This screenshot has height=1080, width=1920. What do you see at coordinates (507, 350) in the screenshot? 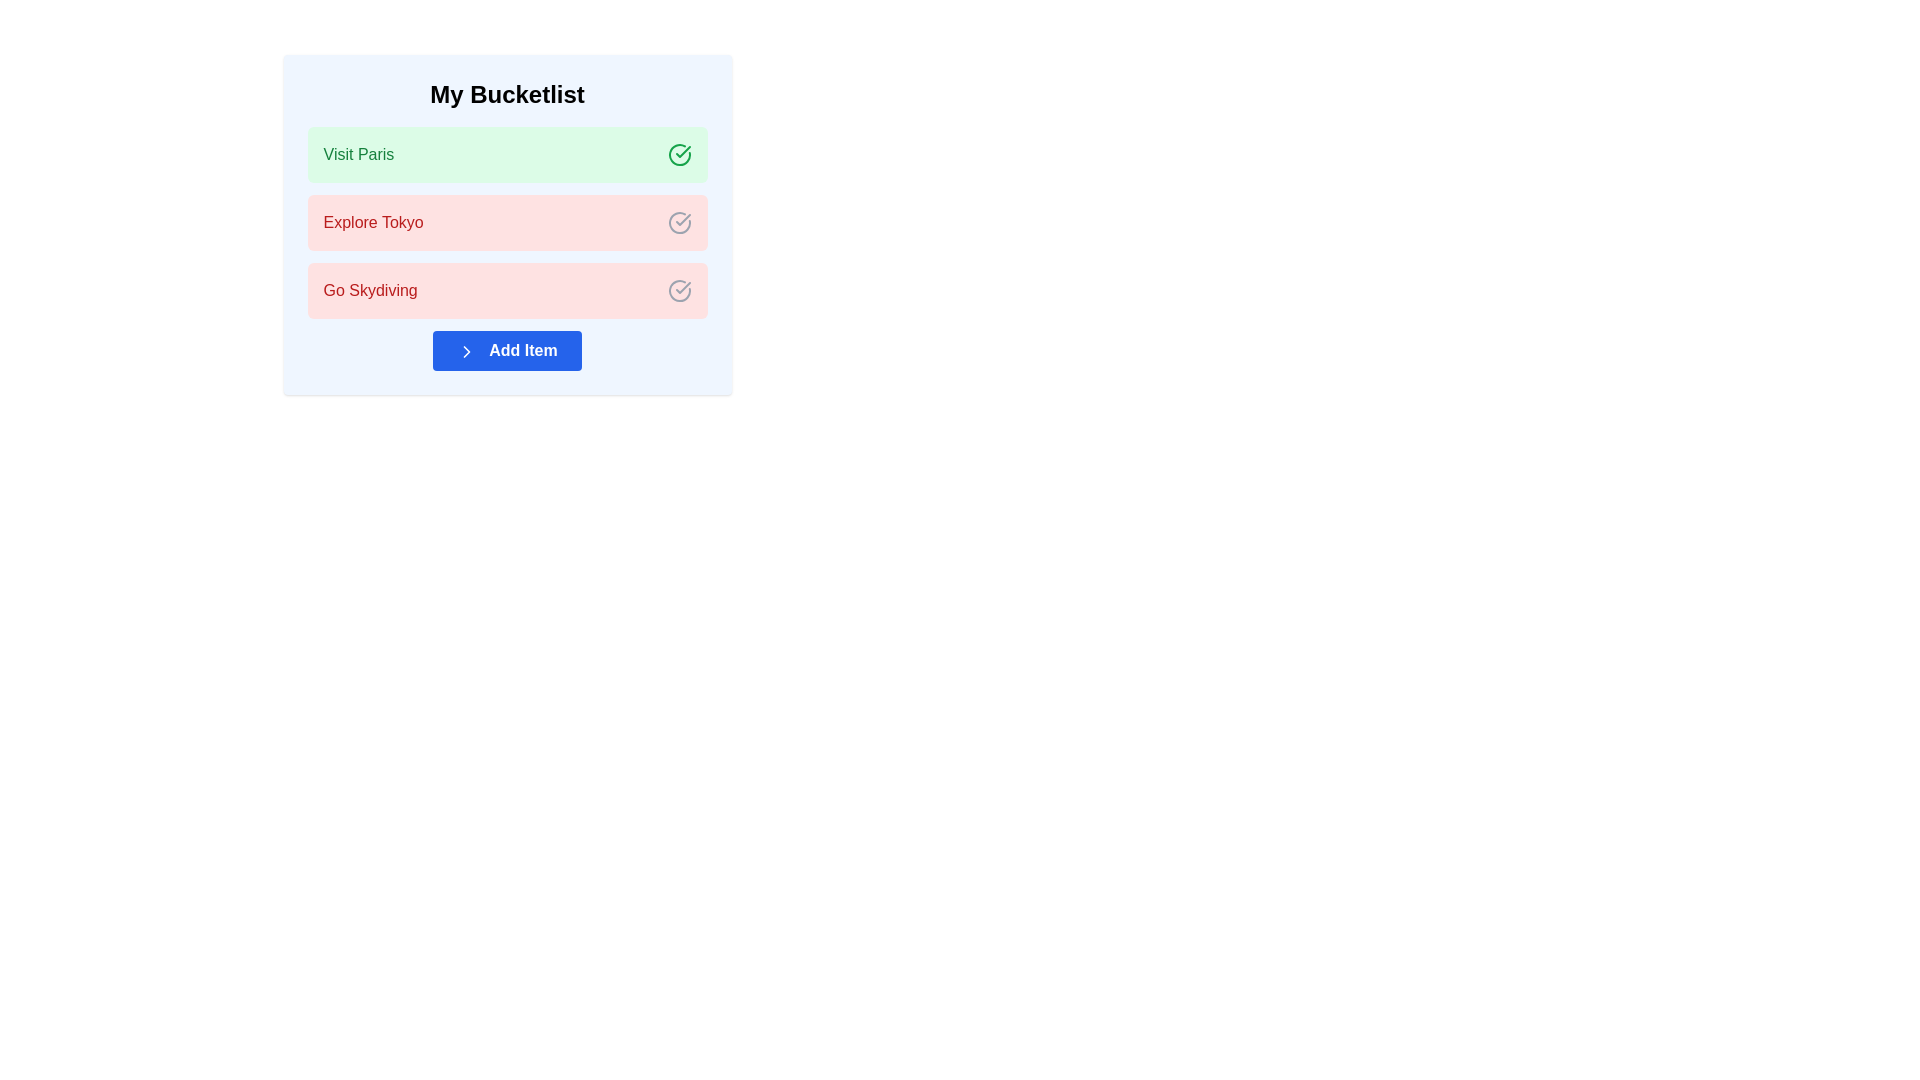
I see `the 'Add Item' button to initiate adding a new item to the checklist` at bounding box center [507, 350].